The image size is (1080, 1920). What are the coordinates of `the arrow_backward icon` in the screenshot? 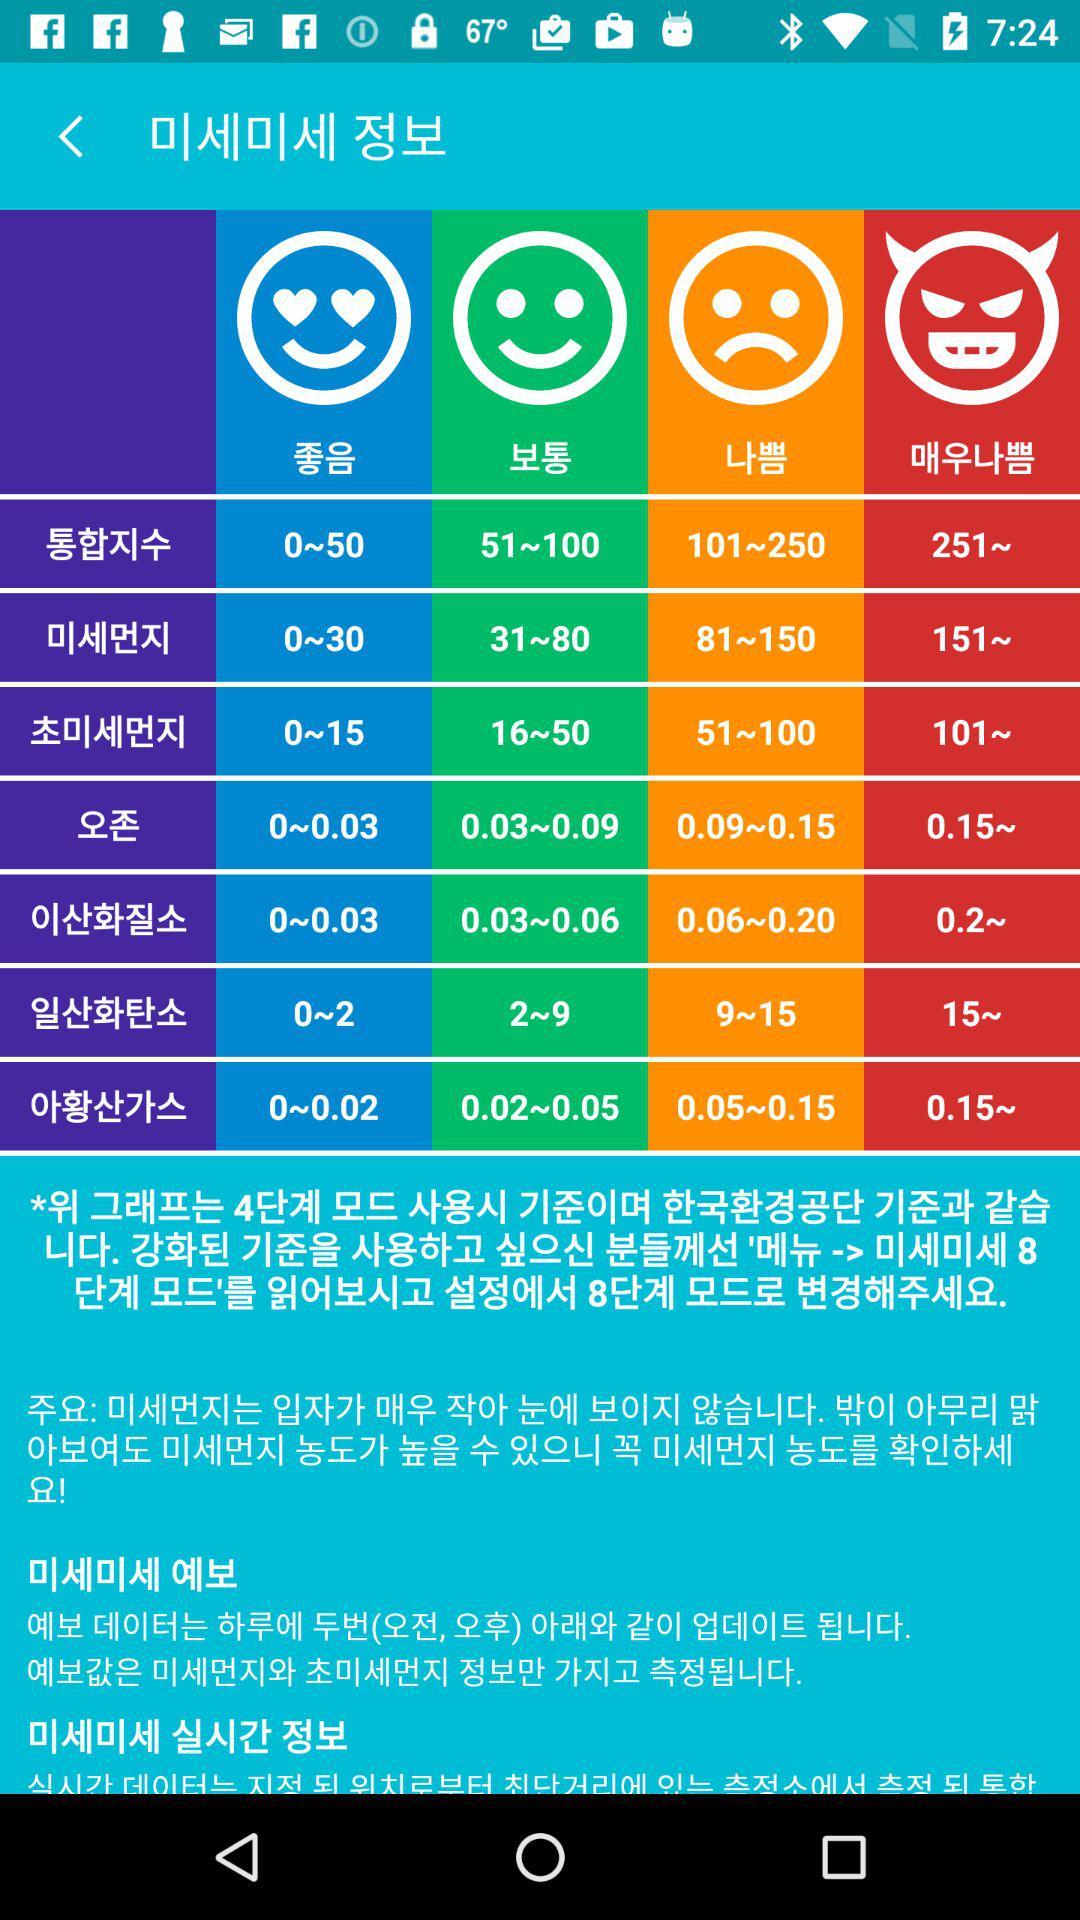 It's located at (72, 135).